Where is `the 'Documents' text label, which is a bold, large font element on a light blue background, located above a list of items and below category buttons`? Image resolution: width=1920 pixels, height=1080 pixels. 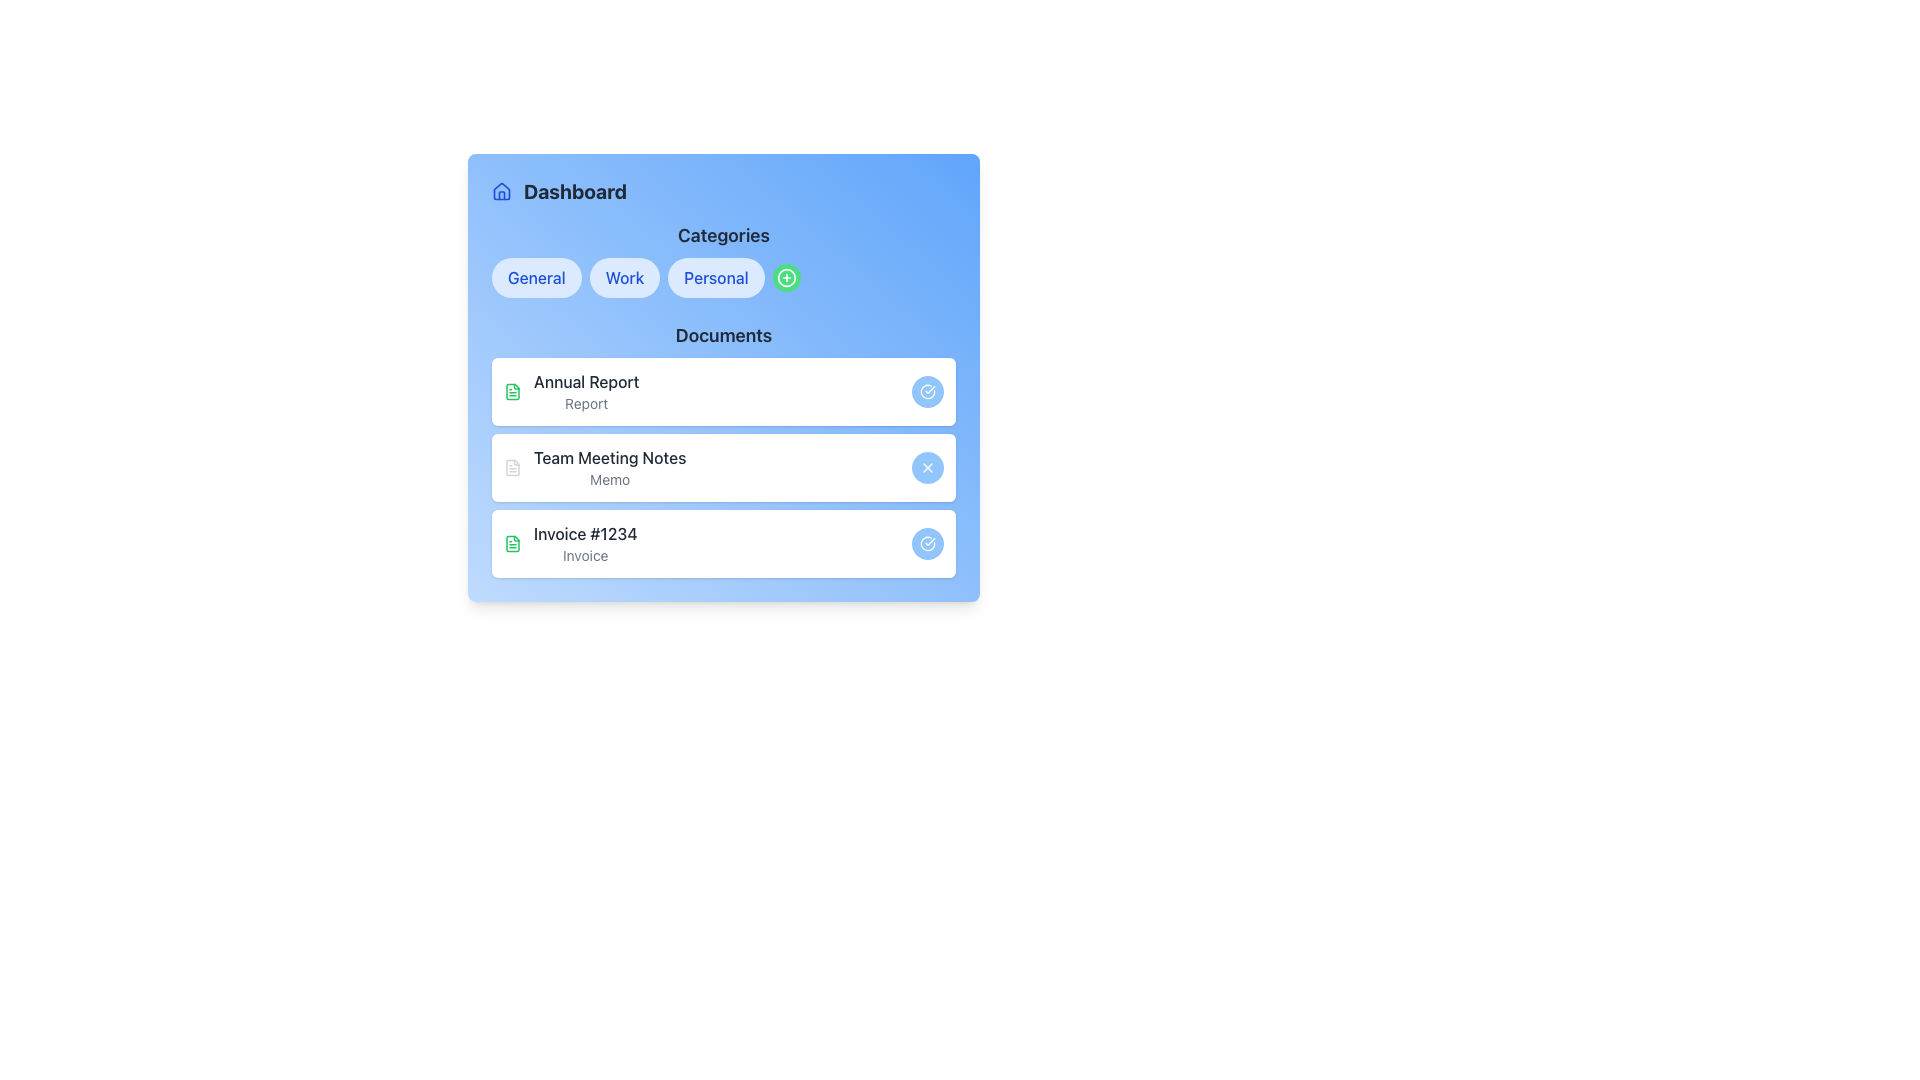 the 'Documents' text label, which is a bold, large font element on a light blue background, located above a list of items and below category buttons is located at coordinates (723, 334).